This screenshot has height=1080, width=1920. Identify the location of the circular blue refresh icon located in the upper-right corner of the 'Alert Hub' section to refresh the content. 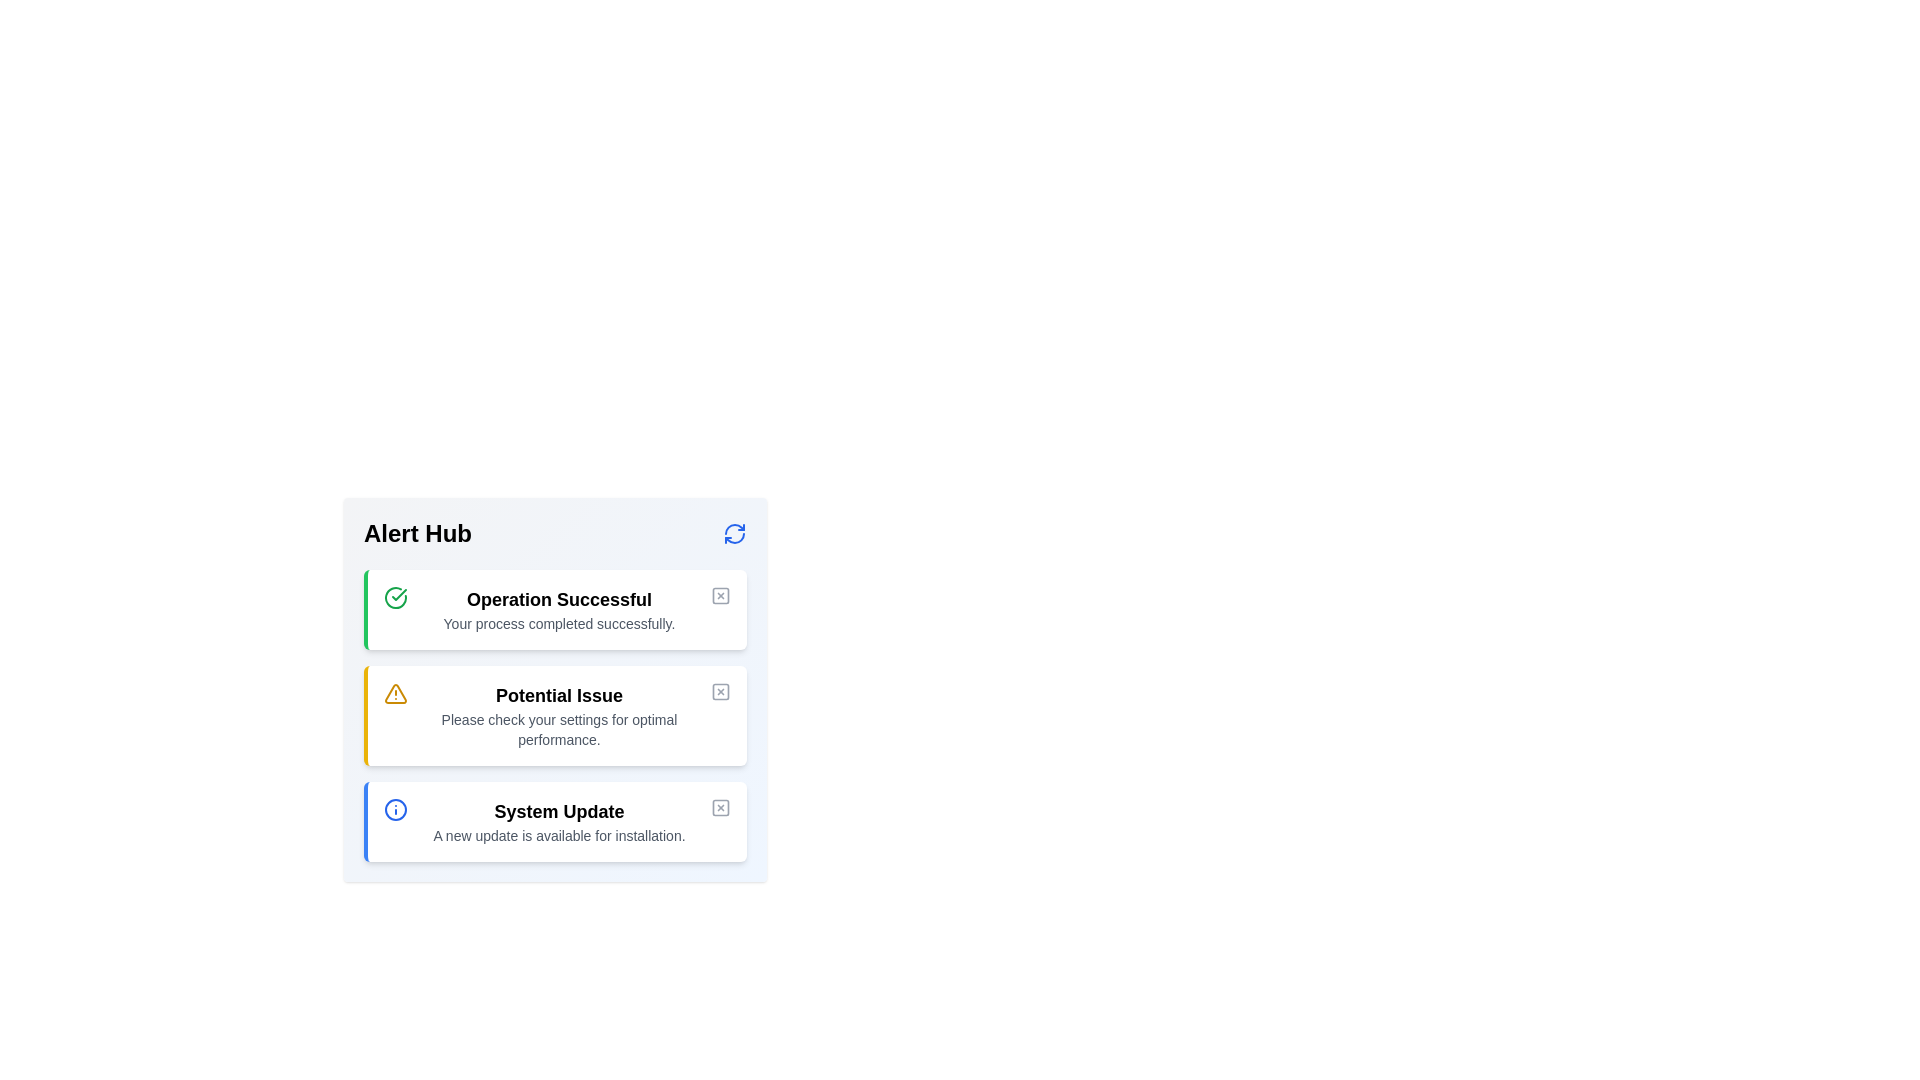
(733, 532).